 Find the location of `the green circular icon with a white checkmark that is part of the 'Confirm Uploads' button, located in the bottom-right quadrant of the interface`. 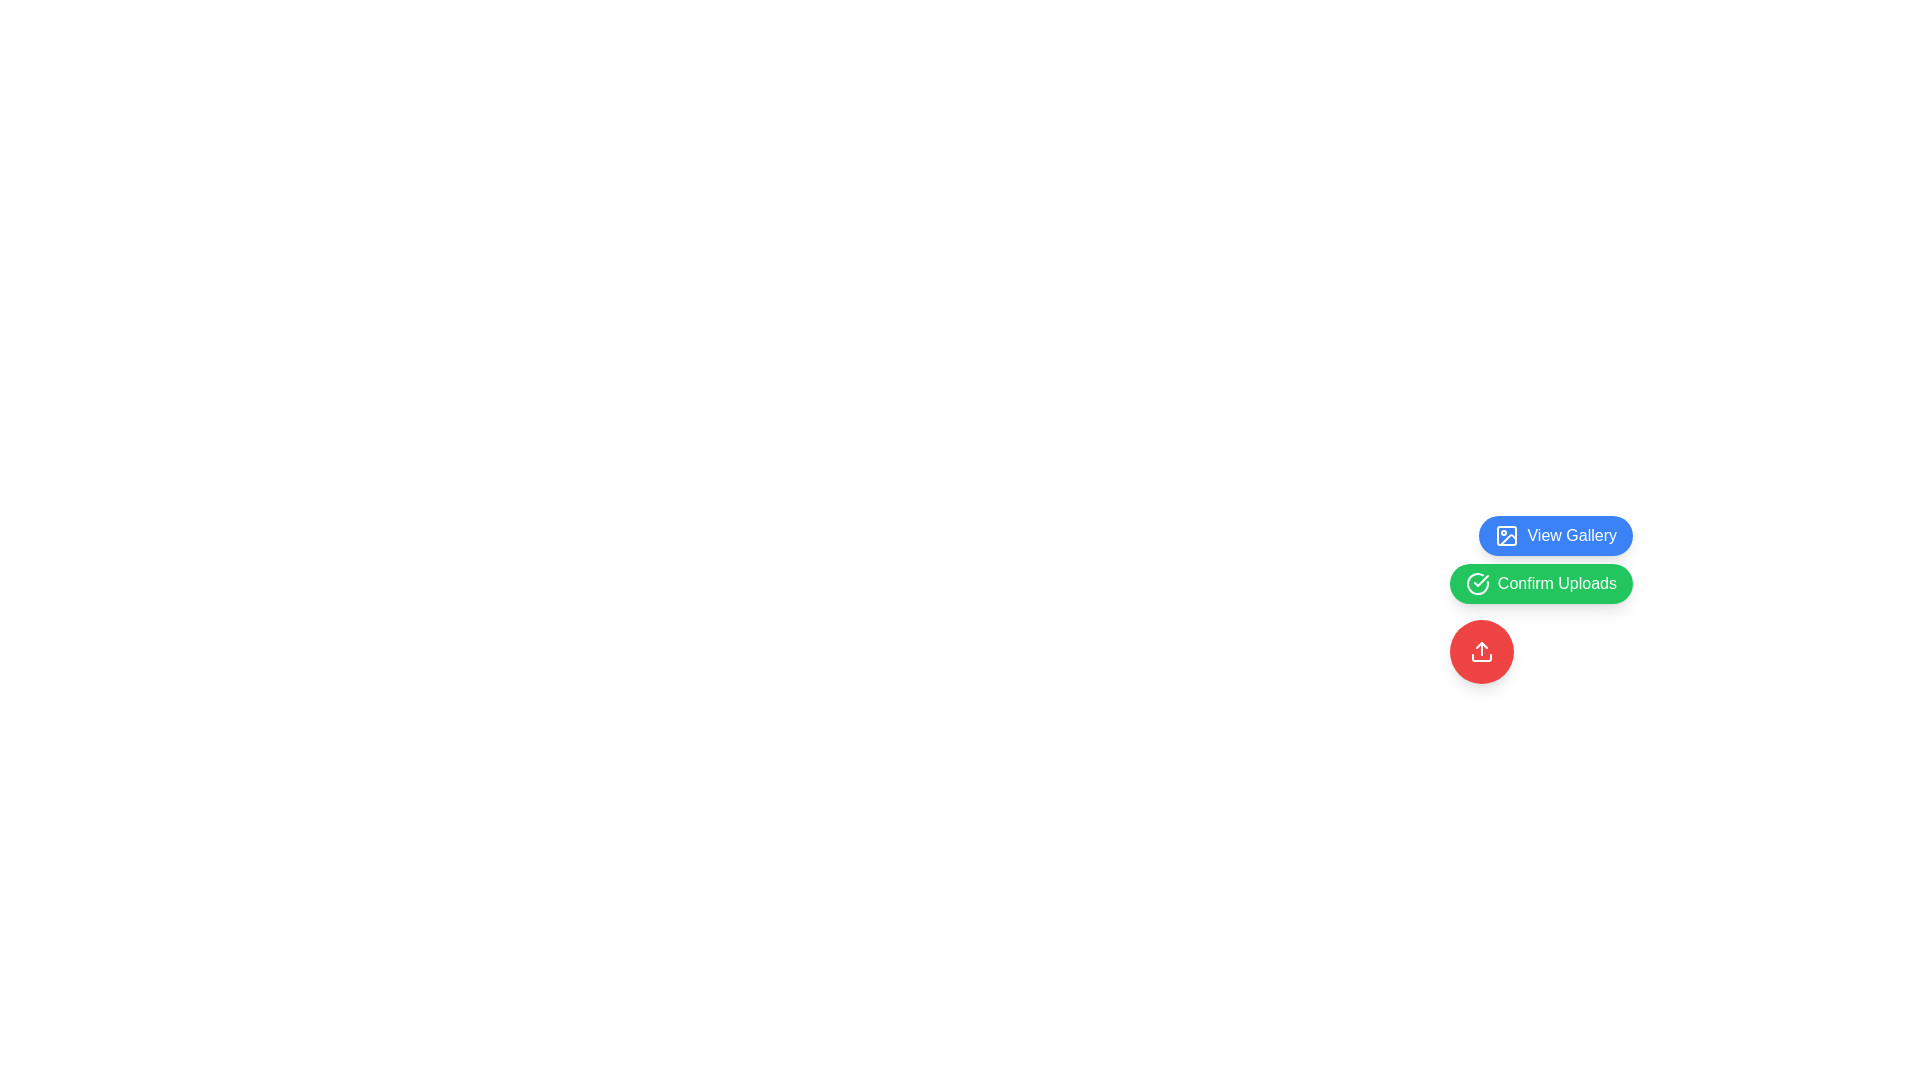

the green circular icon with a white checkmark that is part of the 'Confirm Uploads' button, located in the bottom-right quadrant of the interface is located at coordinates (1477, 583).